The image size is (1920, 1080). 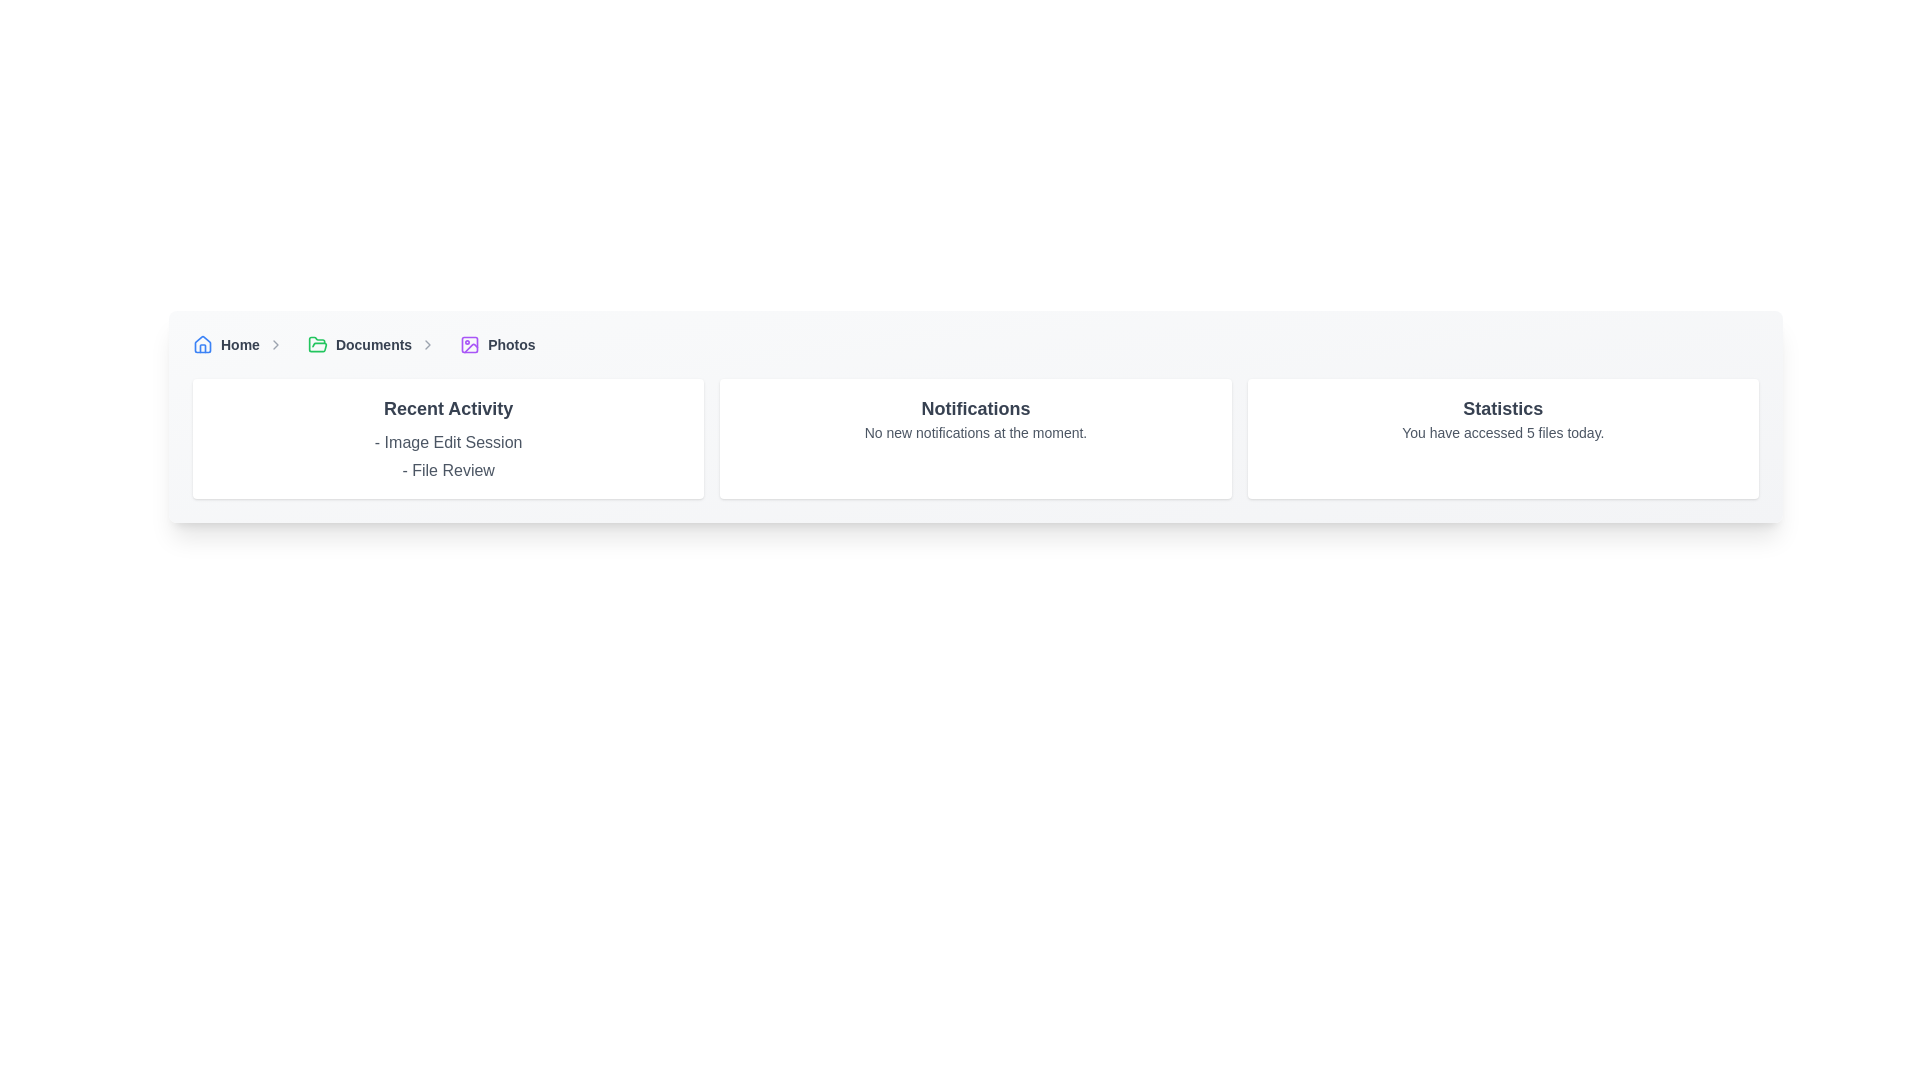 What do you see at coordinates (447, 438) in the screenshot?
I see `the 'Recent Activity' informational card located in the upper central part of the interface, styled with a clean white card layout and containing a heading and list items` at bounding box center [447, 438].